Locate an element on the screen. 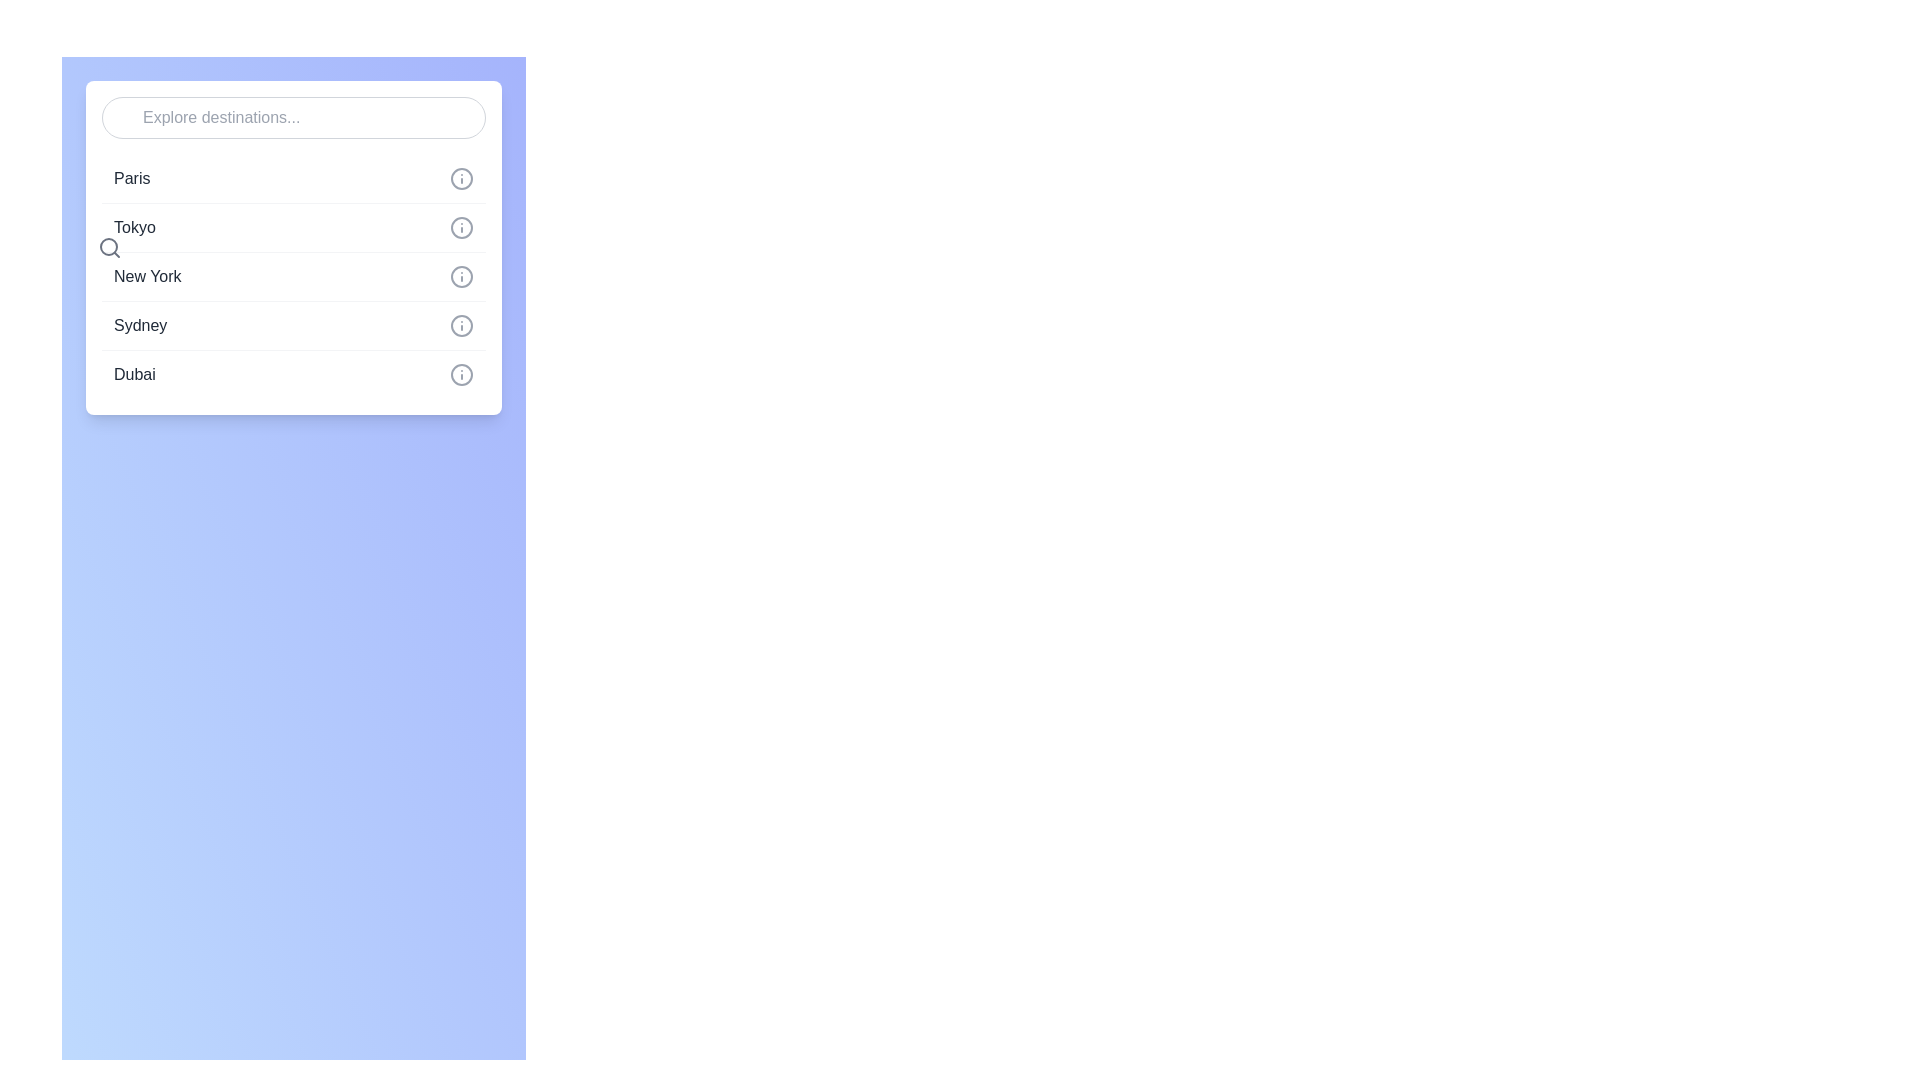 This screenshot has height=1080, width=1920. the Circle SVG graphical element located to the left of the text 'Tokyo' within the interactive list interface is located at coordinates (108, 245).